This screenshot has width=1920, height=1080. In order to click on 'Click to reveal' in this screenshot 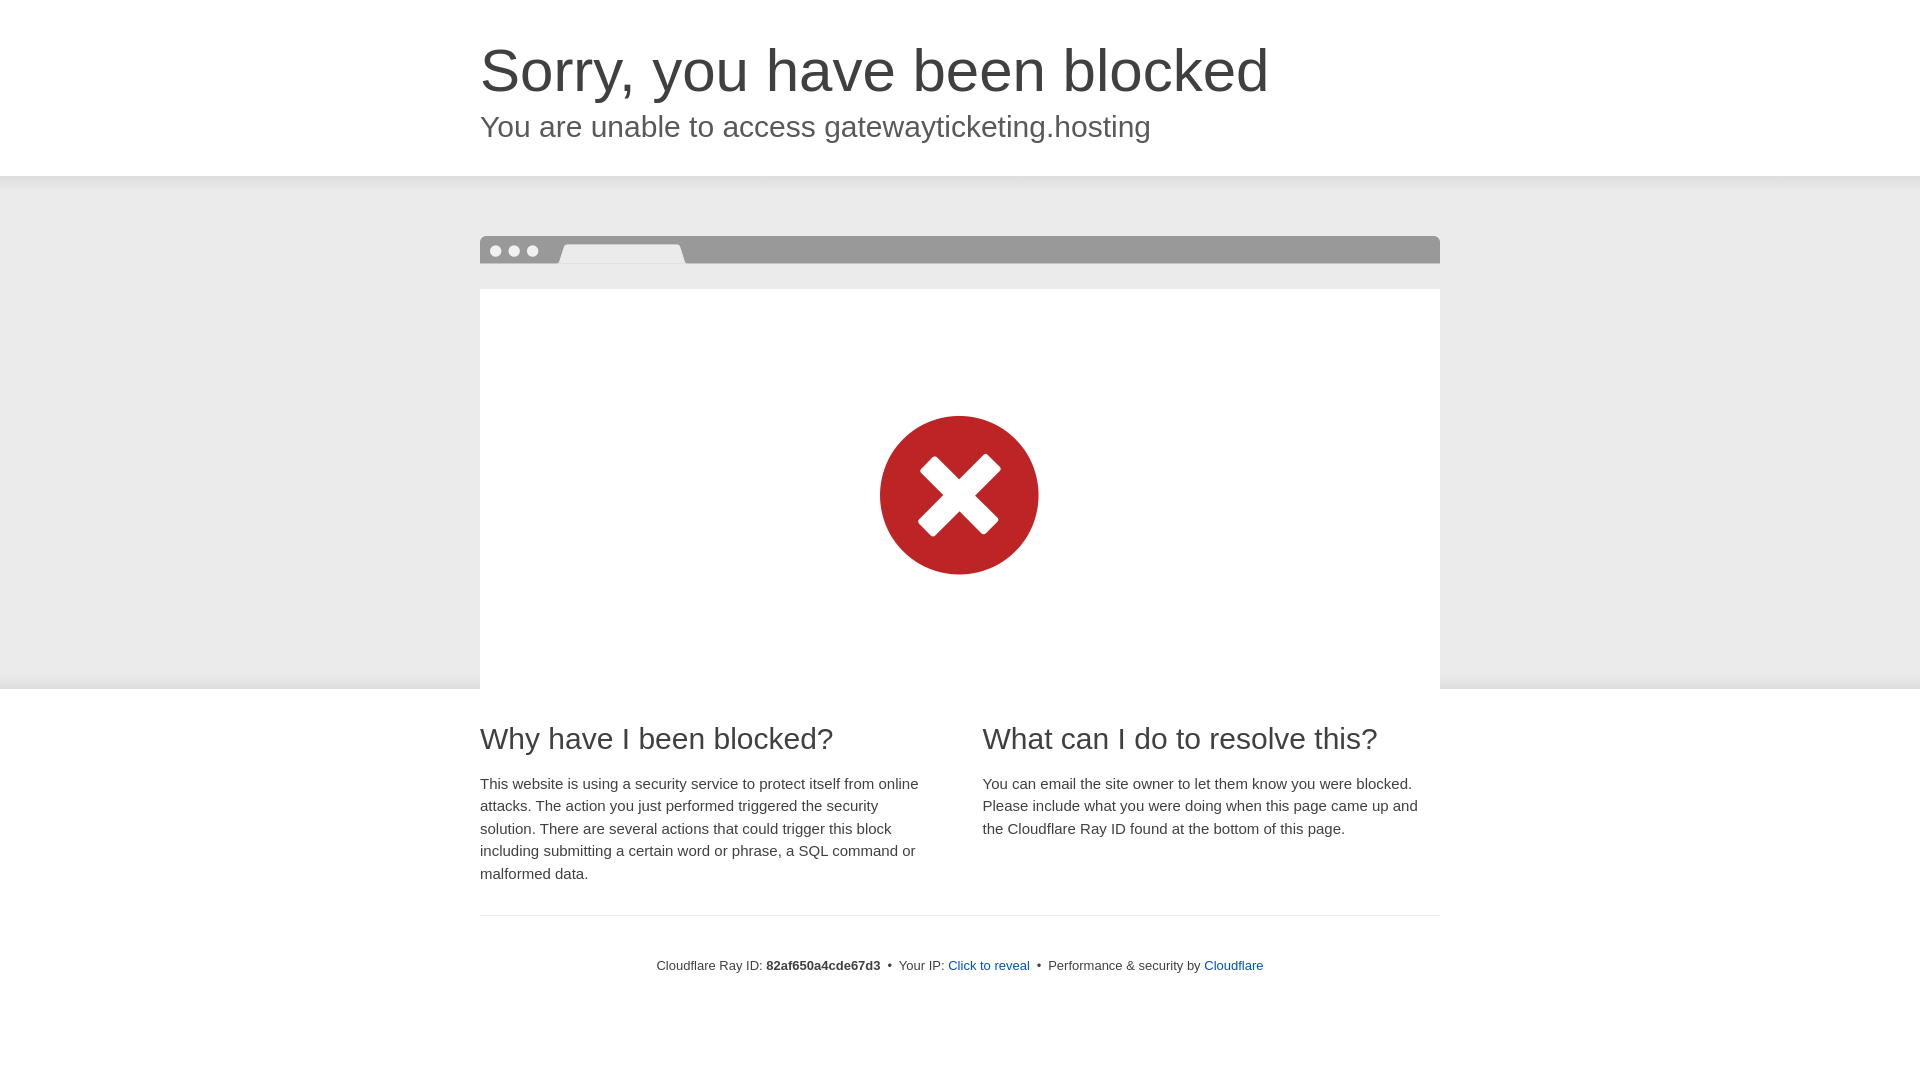, I will do `click(988, 964)`.